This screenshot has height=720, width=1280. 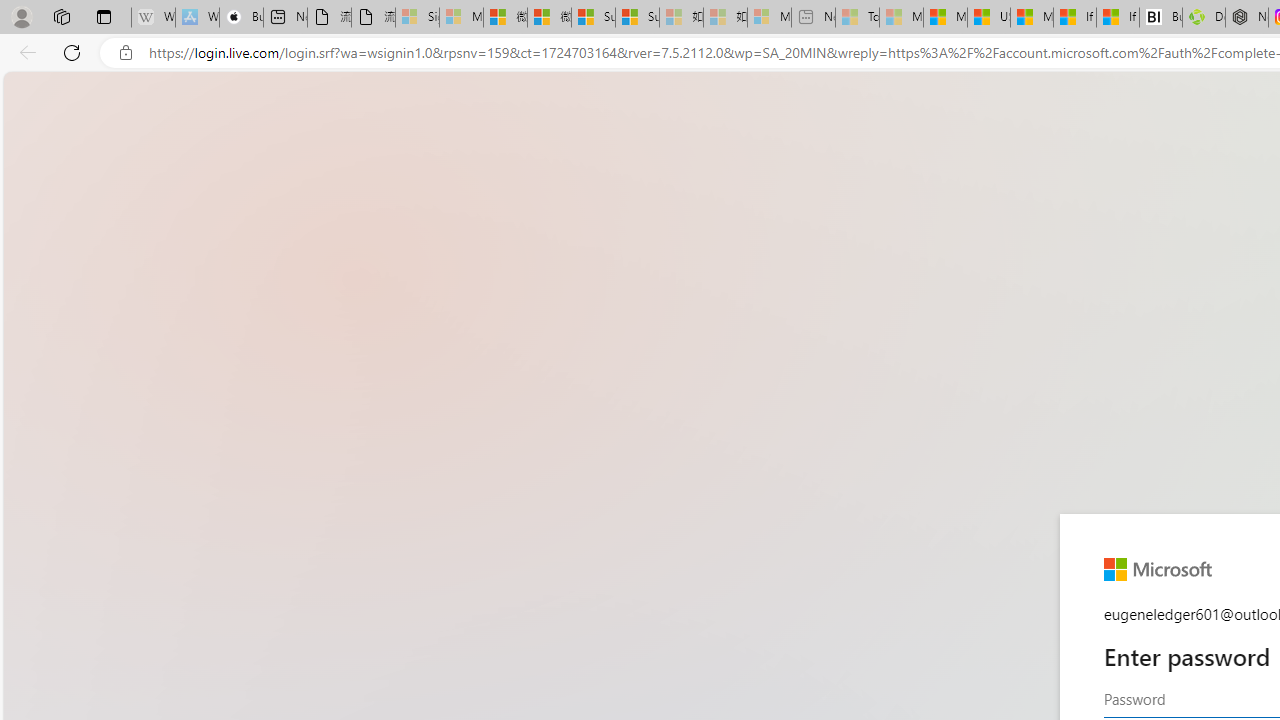 I want to click on 'US Heat Deaths Soared To Record High Last Year', so click(x=988, y=17).